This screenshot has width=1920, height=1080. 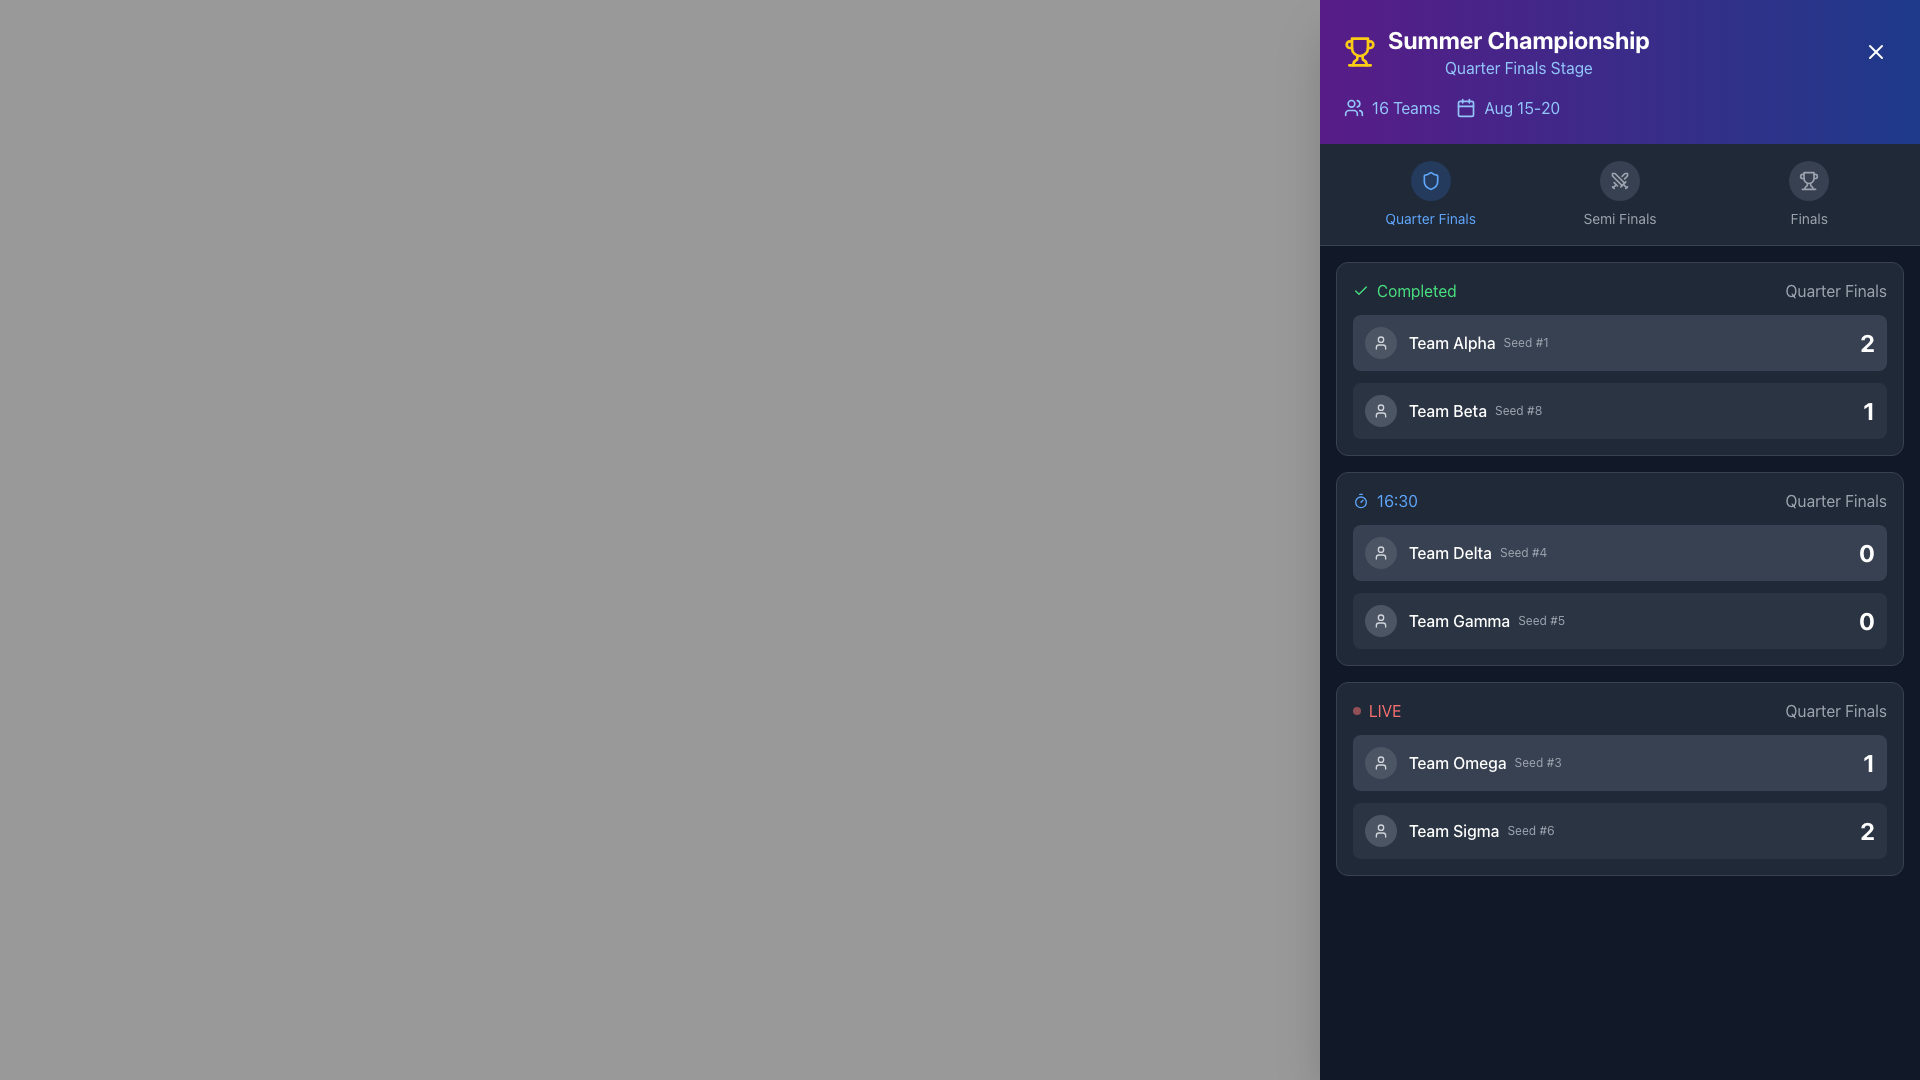 I want to click on score value displayed for 'Team Sigma' on the leaderboard interface, located at the far right of the section for 'Team SigmaSeed #62', so click(x=1866, y=830).